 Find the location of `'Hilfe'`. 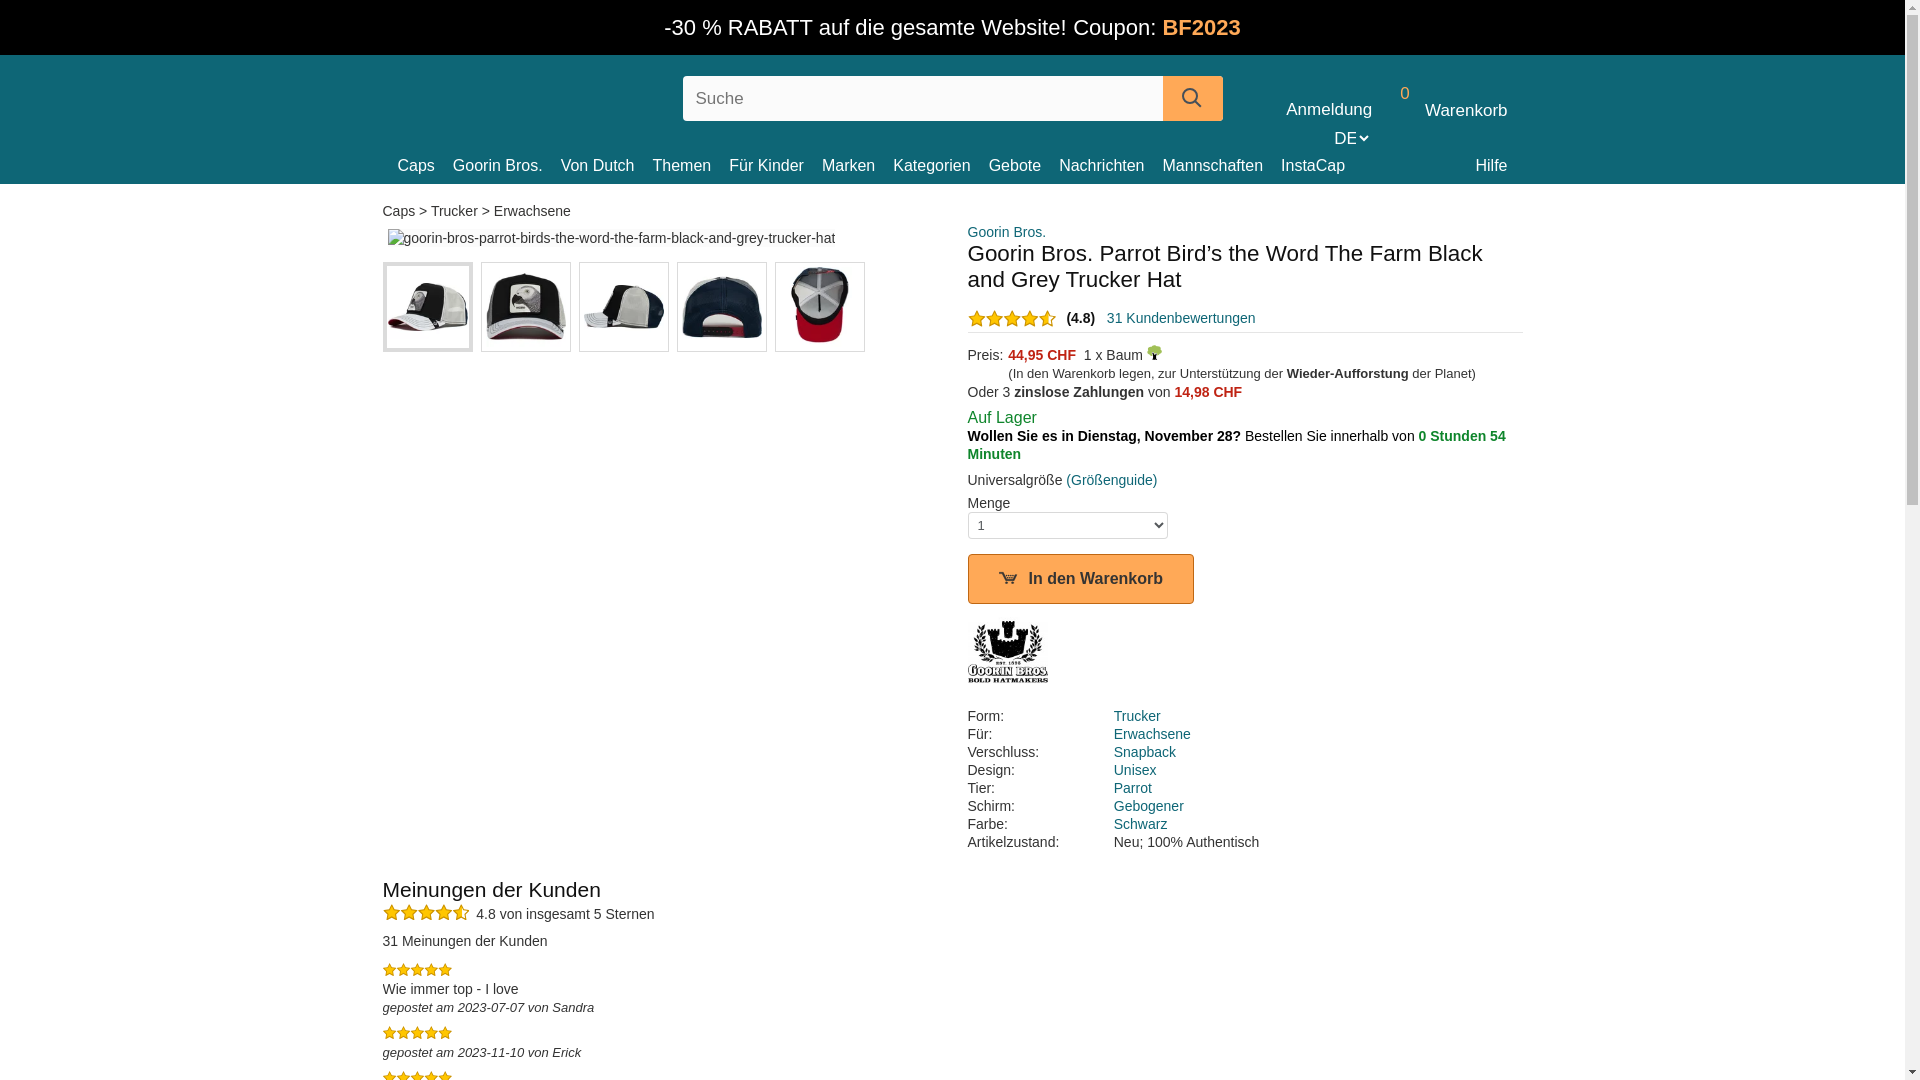

'Hilfe' is located at coordinates (1491, 164).